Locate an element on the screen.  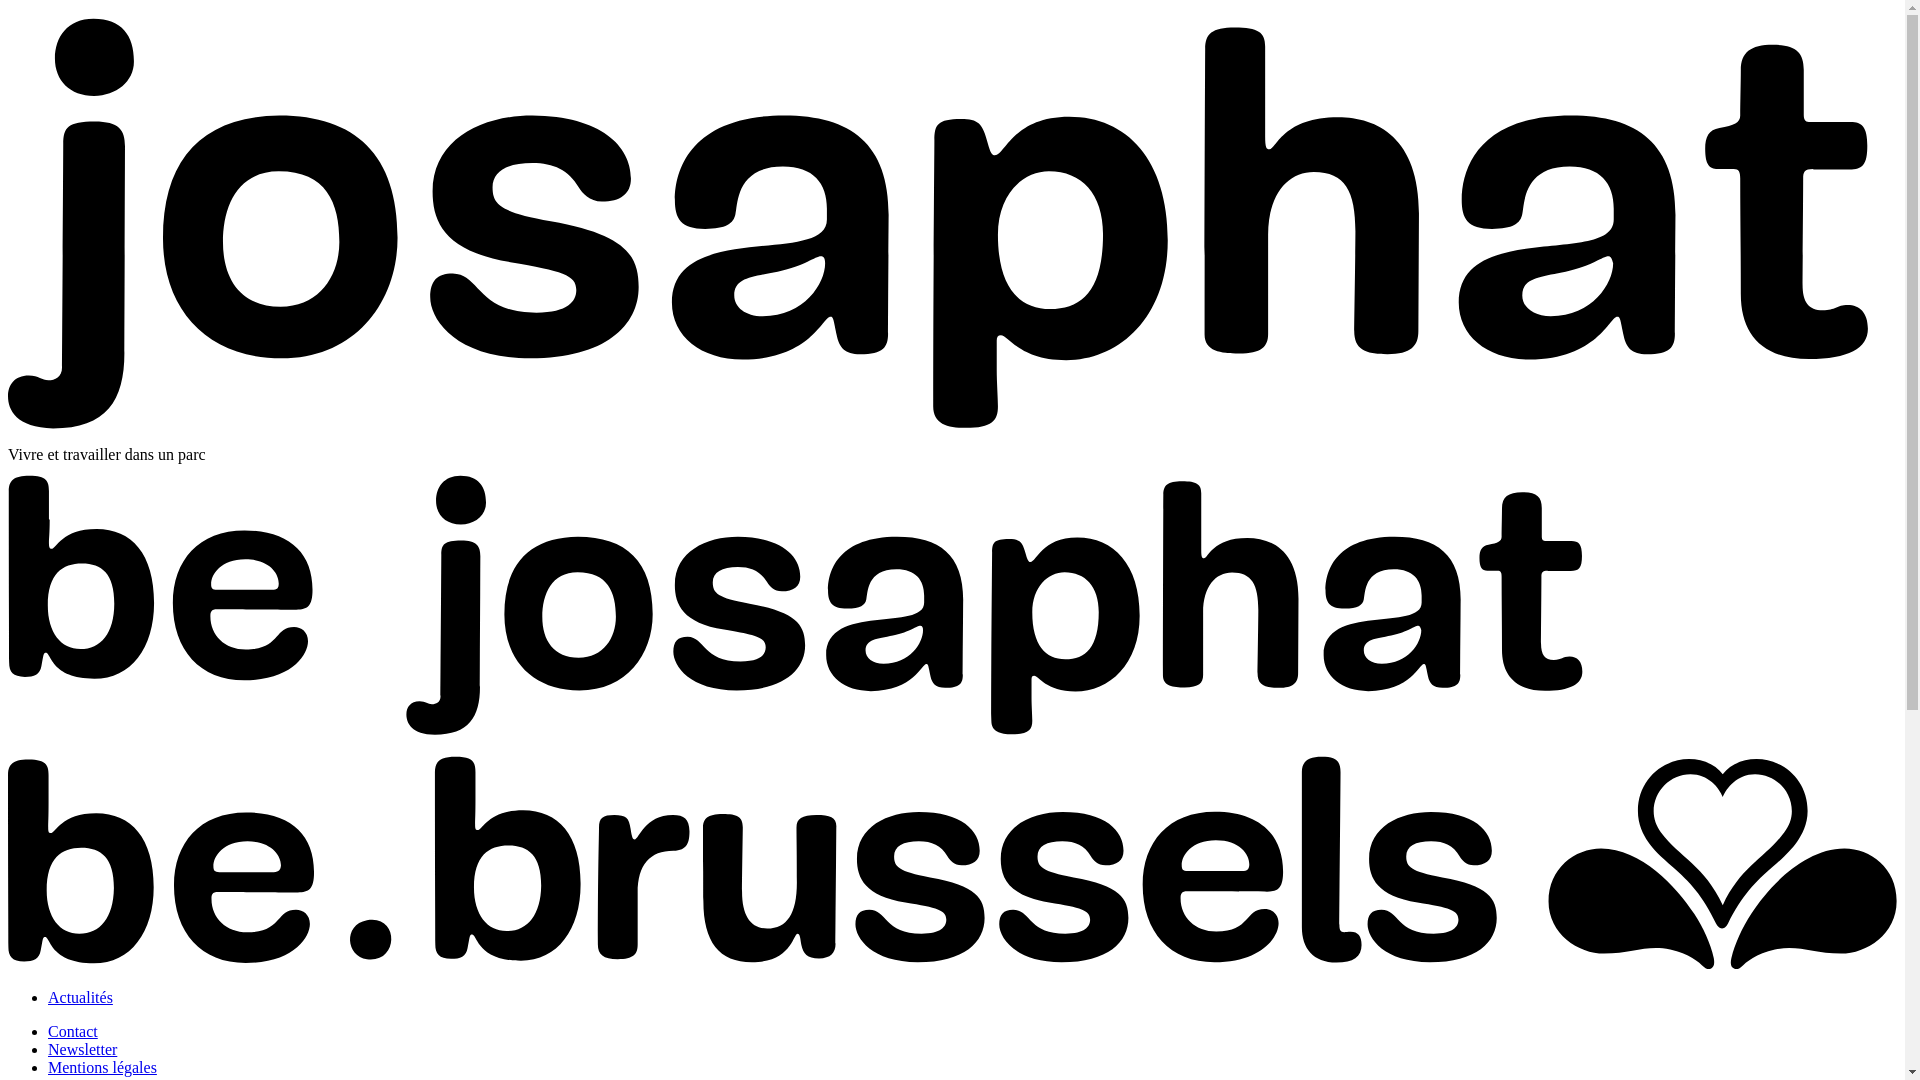
'Aller au contenu principal' is located at coordinates (8, 8).